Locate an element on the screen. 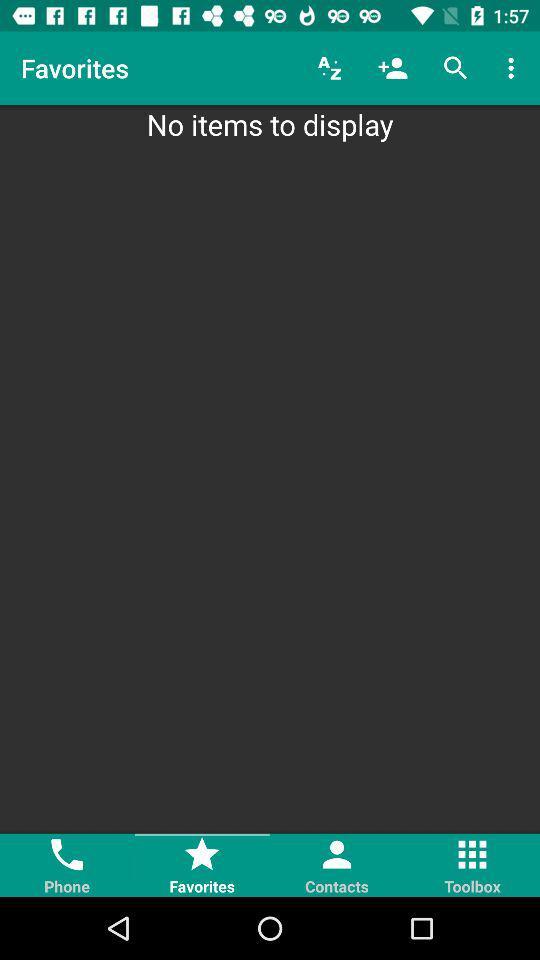 Image resolution: width=540 pixels, height=960 pixels. the icon beside favorites at the top of the page is located at coordinates (330, 68).